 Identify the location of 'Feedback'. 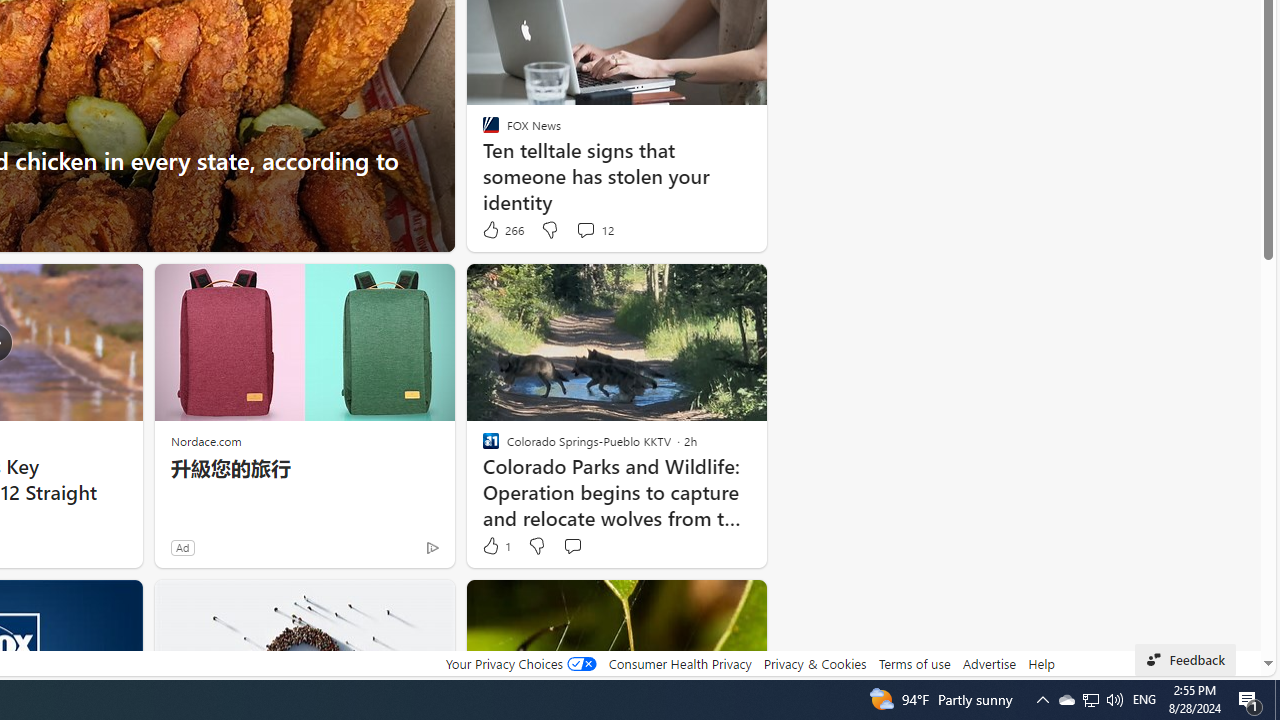
(1185, 659).